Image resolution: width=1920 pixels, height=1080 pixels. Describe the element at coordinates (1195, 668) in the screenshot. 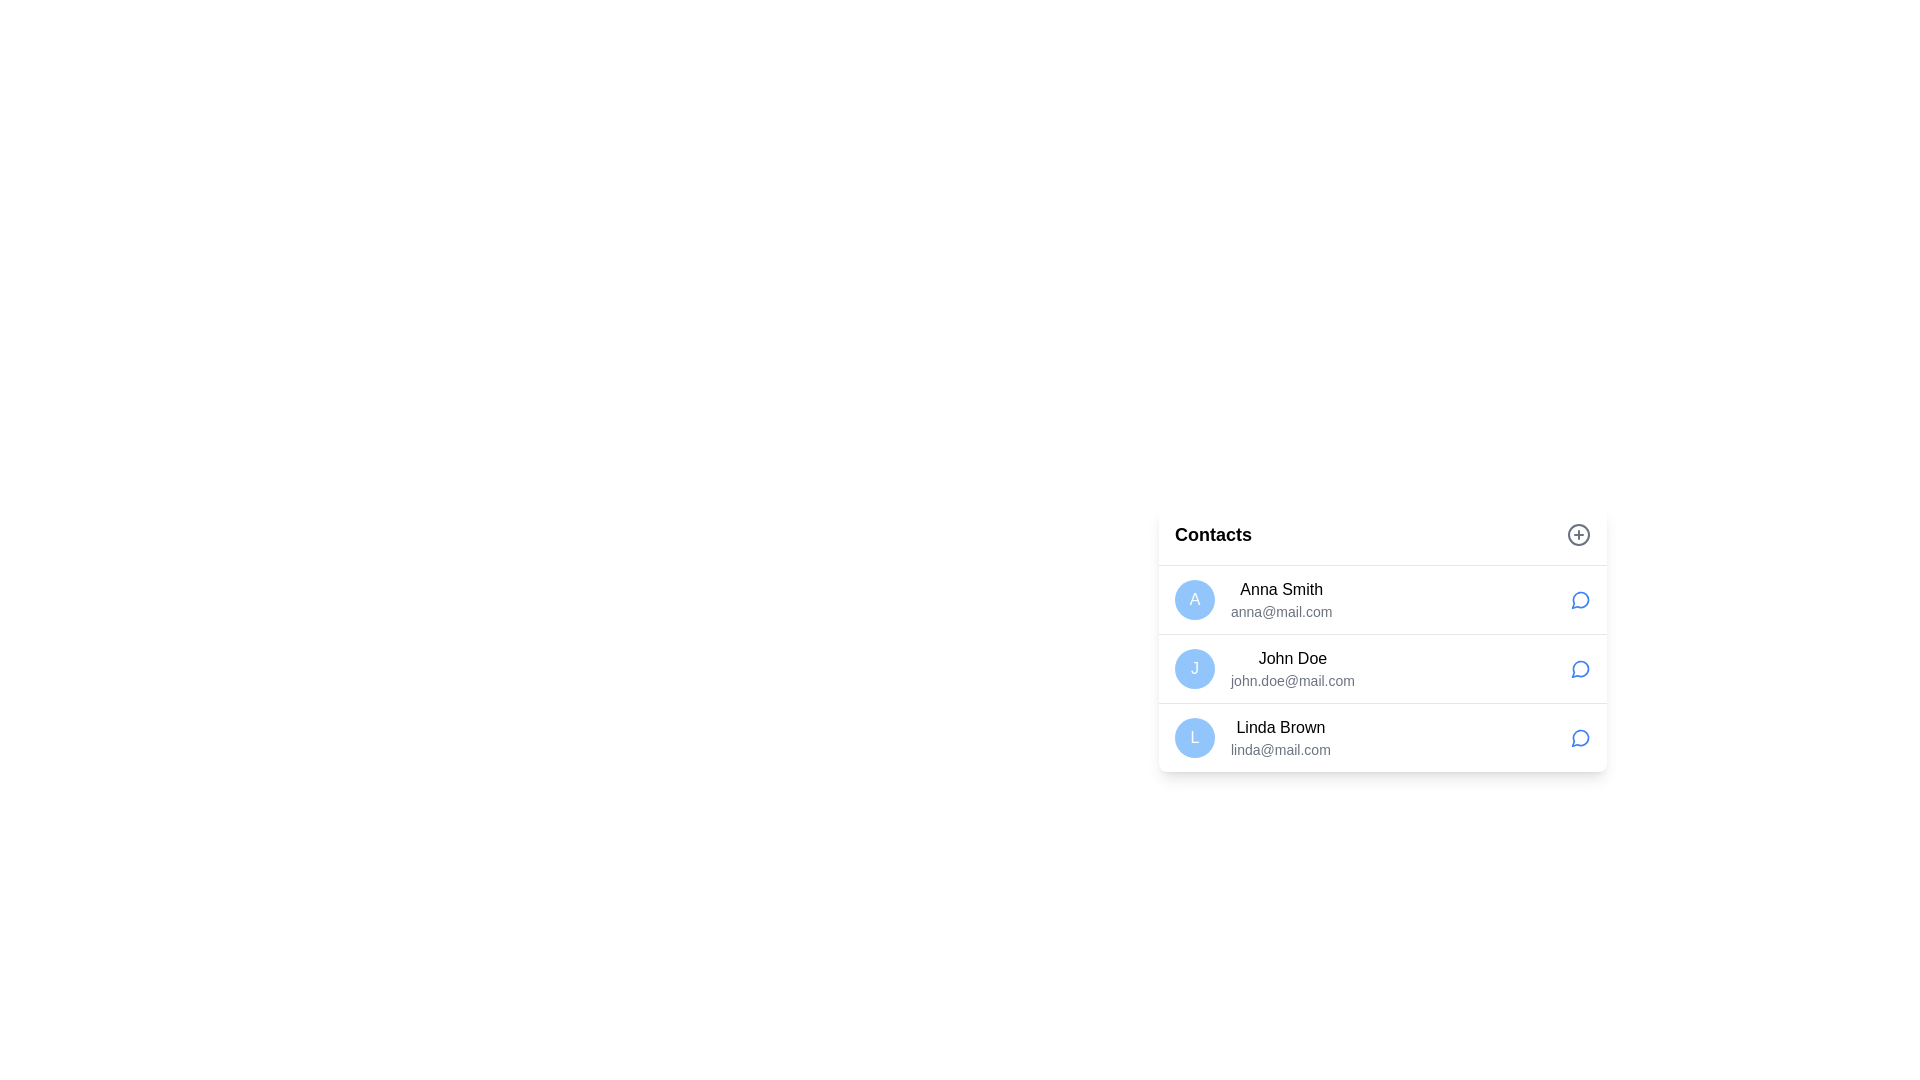

I see `the Avatar Indicator, a circular UI component with a light blue background and a white 'J' character, located to the left of 'John Doe' in the Contacts section` at that location.